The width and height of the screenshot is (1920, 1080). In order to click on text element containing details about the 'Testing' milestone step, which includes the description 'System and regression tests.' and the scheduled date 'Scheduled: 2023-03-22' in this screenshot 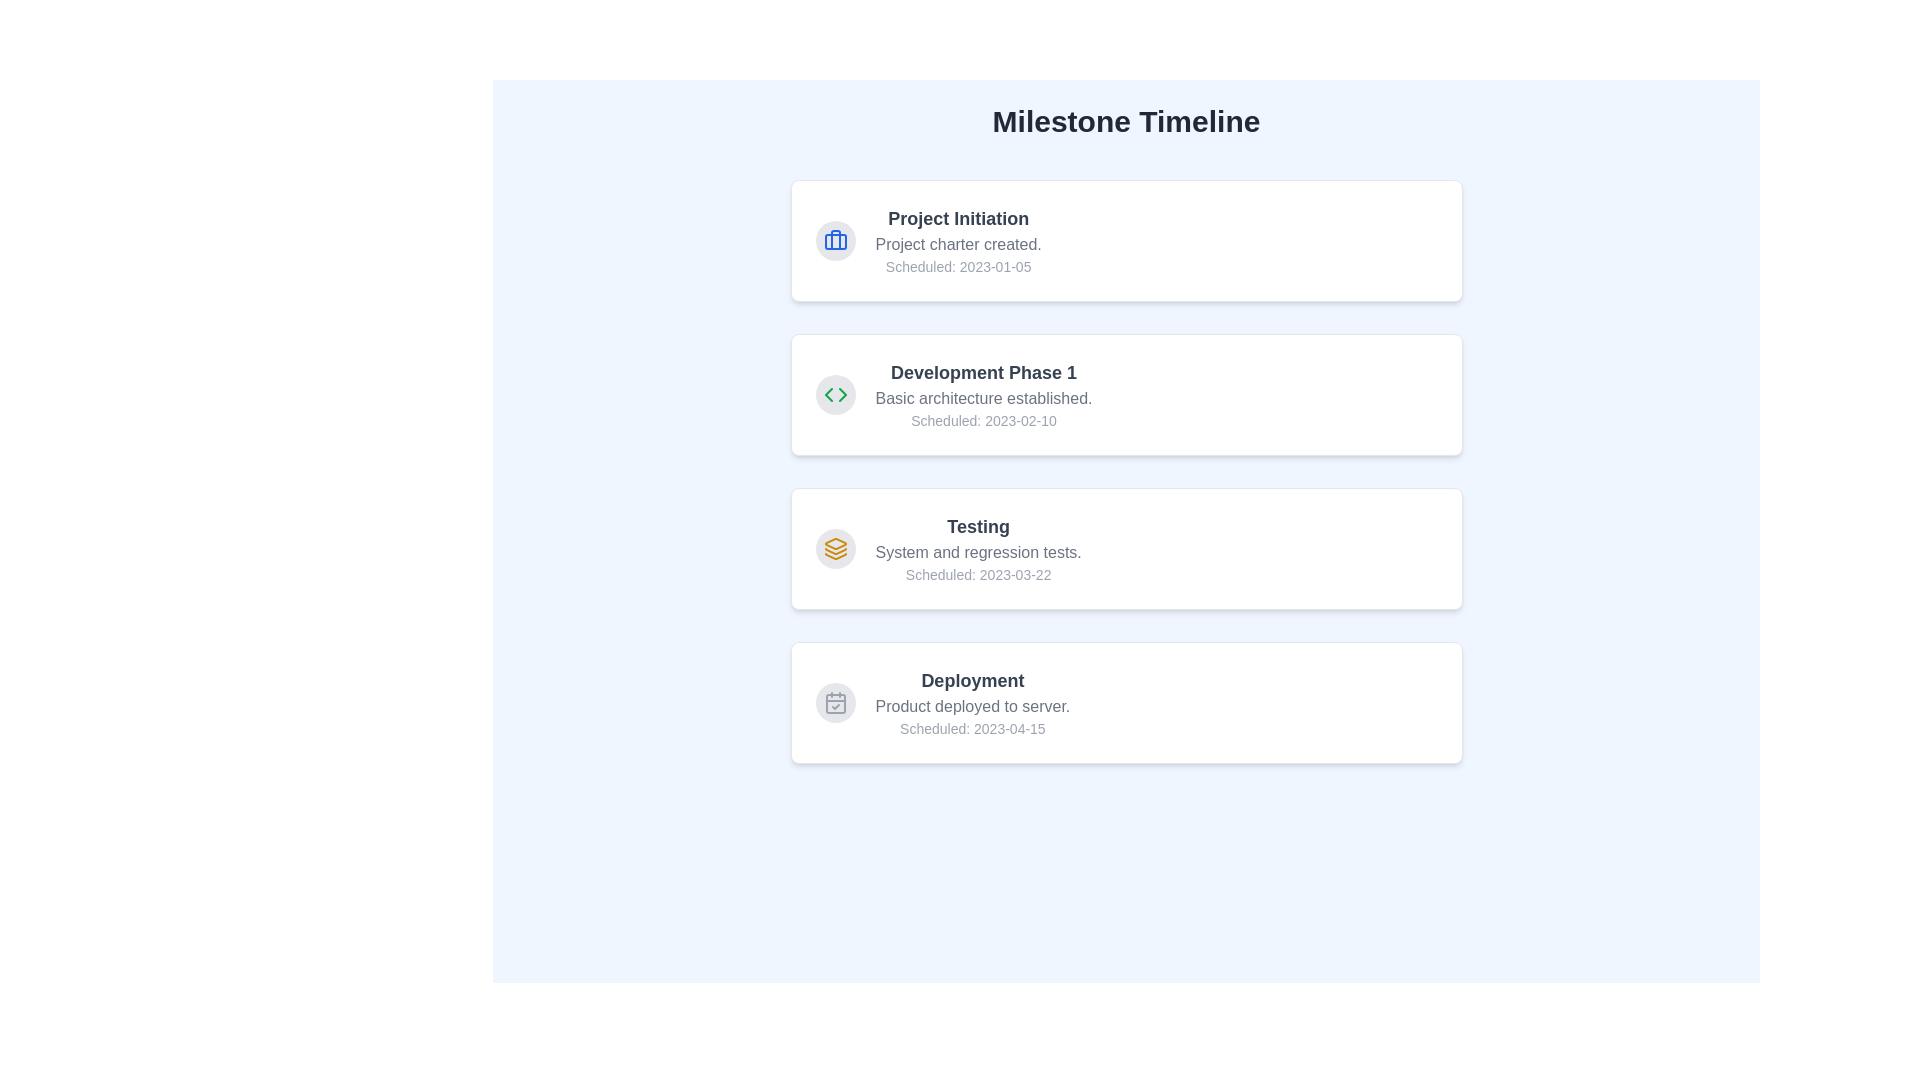, I will do `click(978, 548)`.